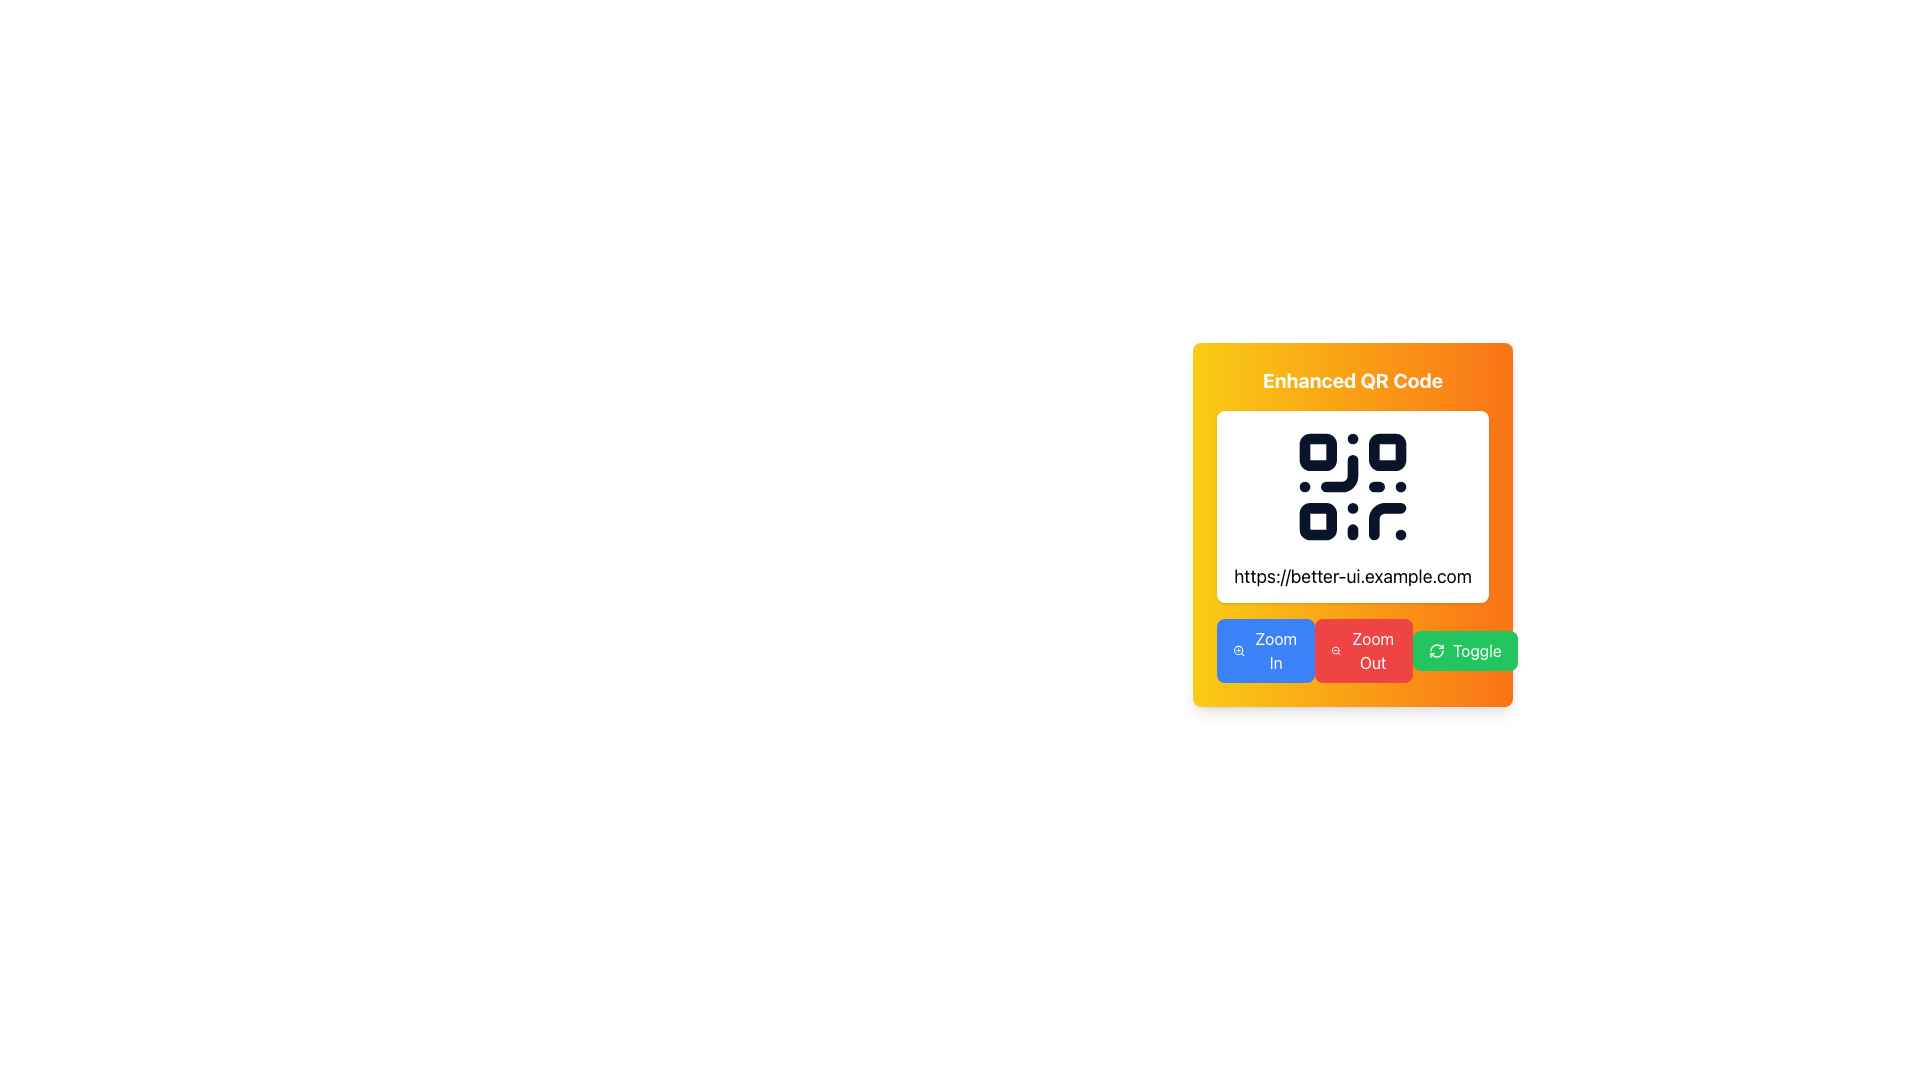 The image size is (1920, 1080). I want to click on the zoom out button, which is the second button in a row of three, situated beneath a QR code, so click(1362, 651).